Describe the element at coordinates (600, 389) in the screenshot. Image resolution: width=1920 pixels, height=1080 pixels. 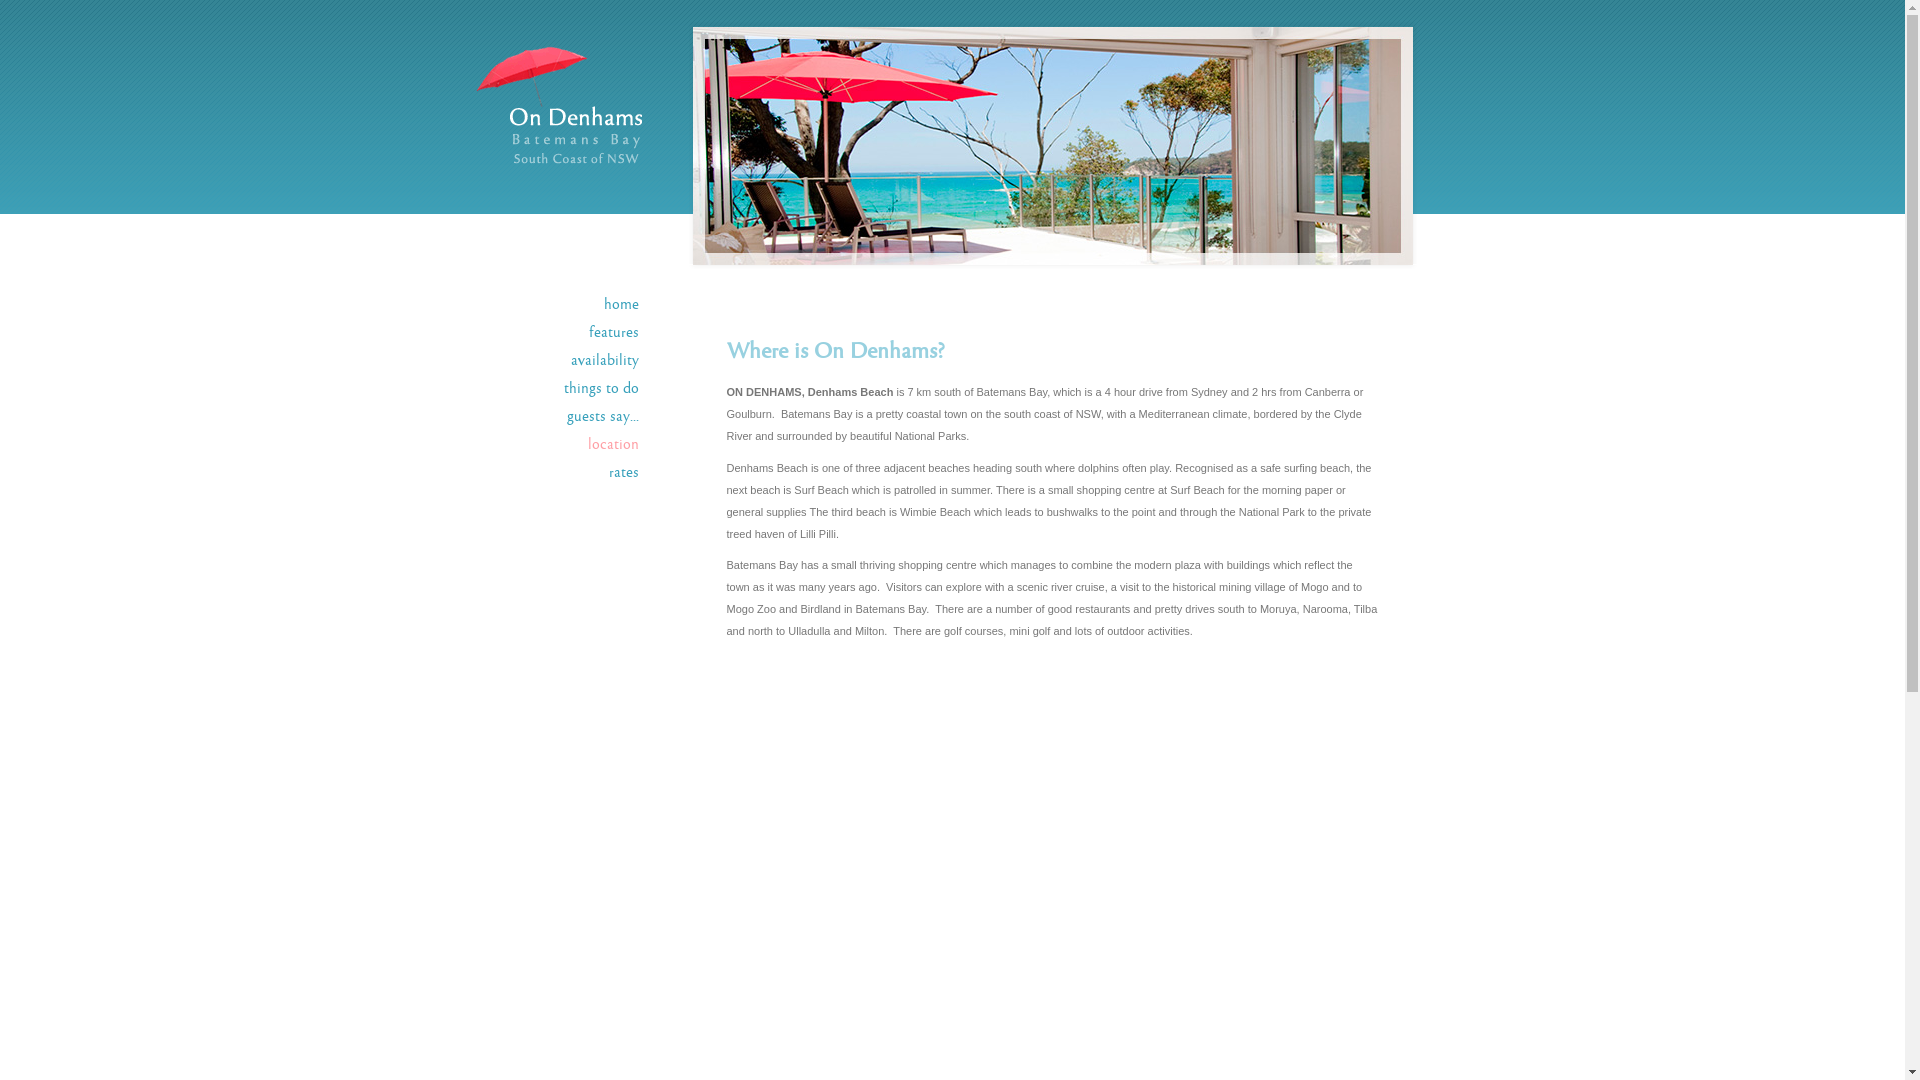
I see `'things to do'` at that location.